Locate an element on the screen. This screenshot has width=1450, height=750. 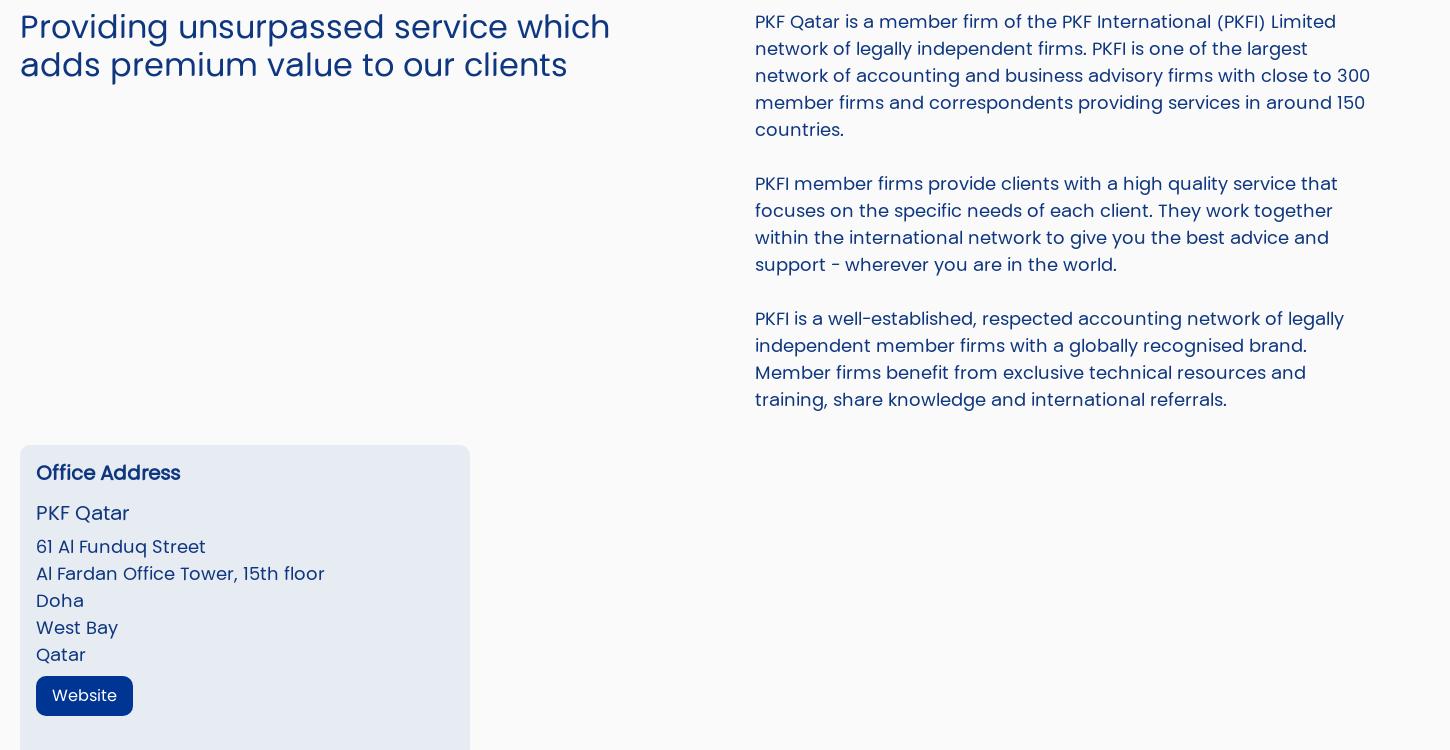
'Qatar' is located at coordinates (35, 653).